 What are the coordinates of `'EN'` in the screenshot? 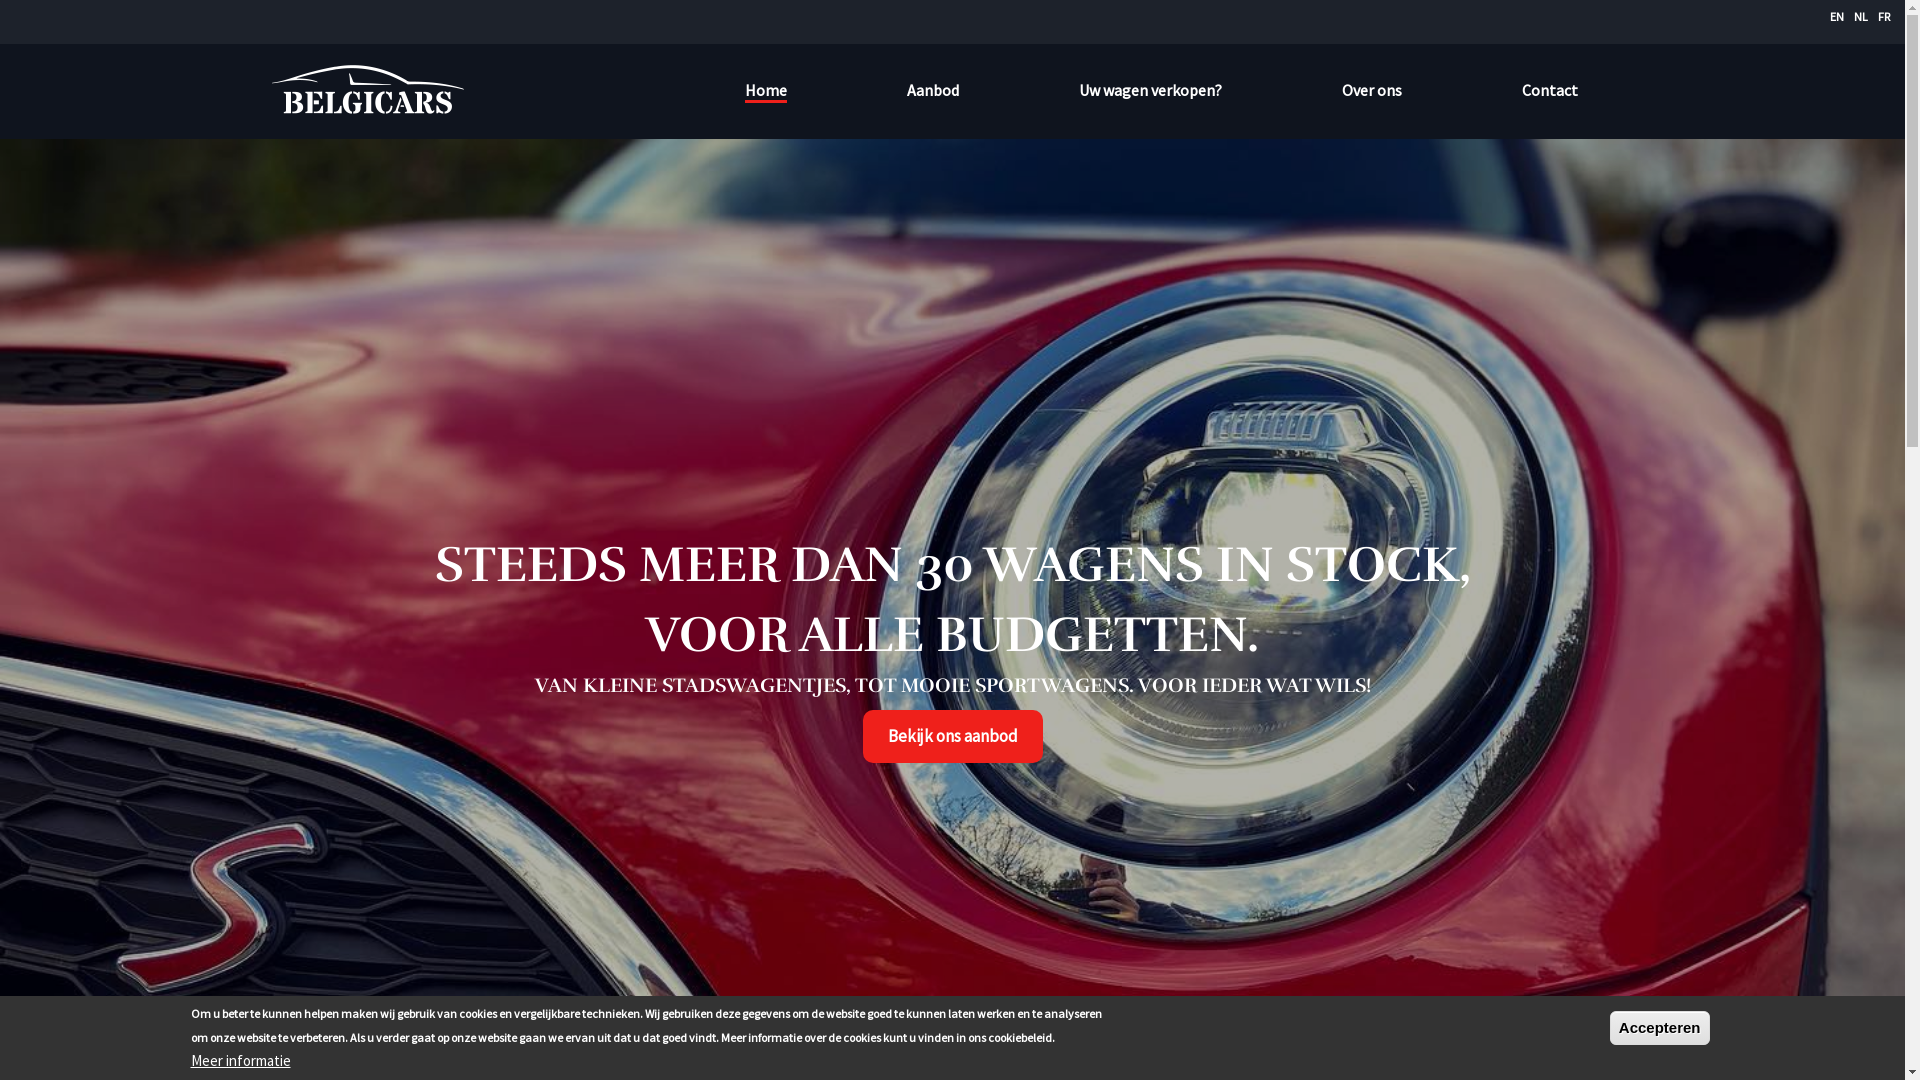 It's located at (1837, 16).